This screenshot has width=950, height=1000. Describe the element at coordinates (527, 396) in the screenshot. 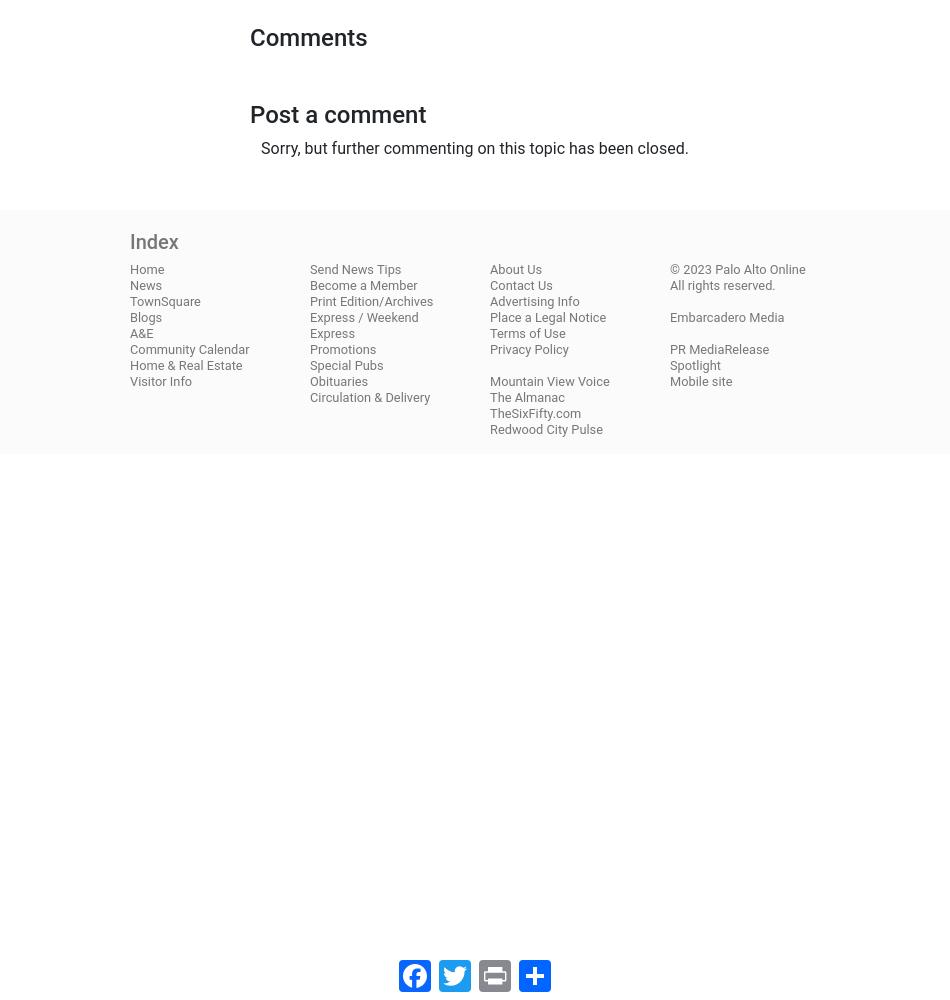

I see `'The Almanac'` at that location.